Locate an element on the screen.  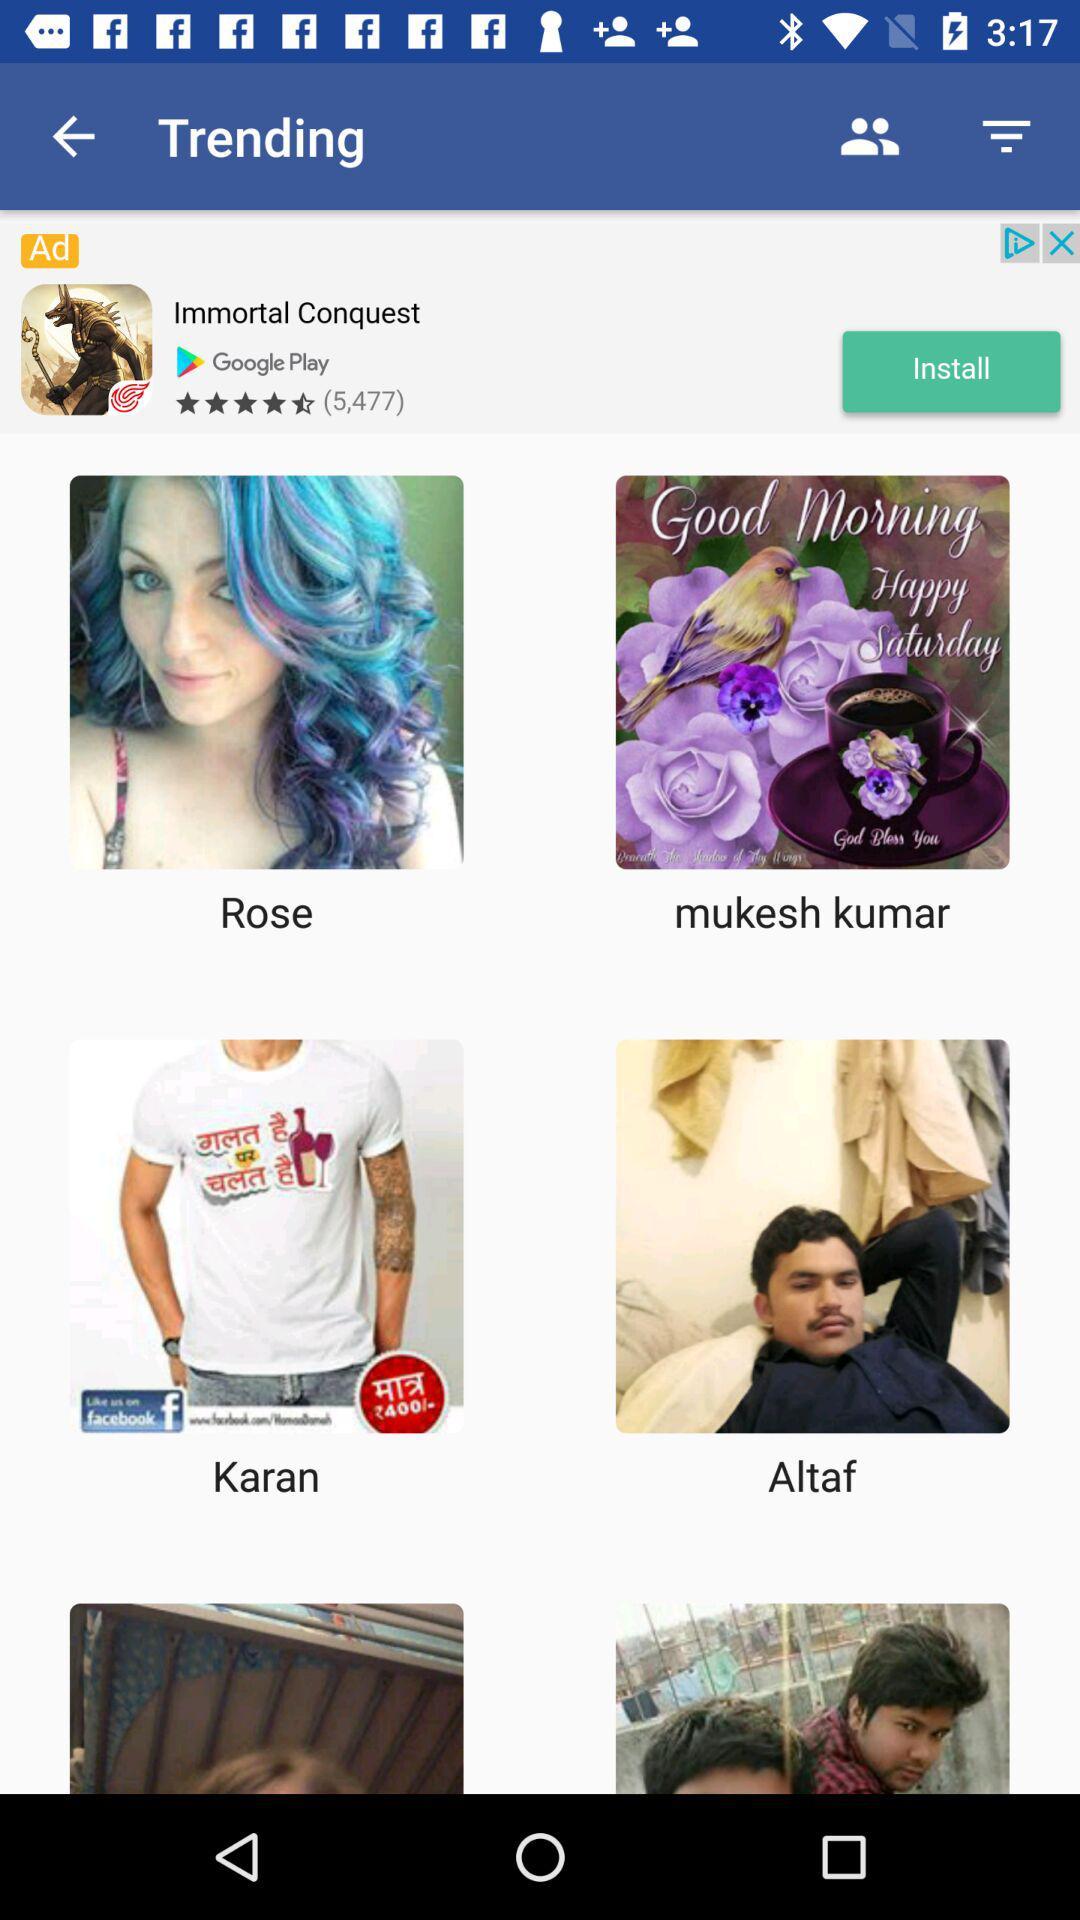
install app advertising is located at coordinates (540, 328).